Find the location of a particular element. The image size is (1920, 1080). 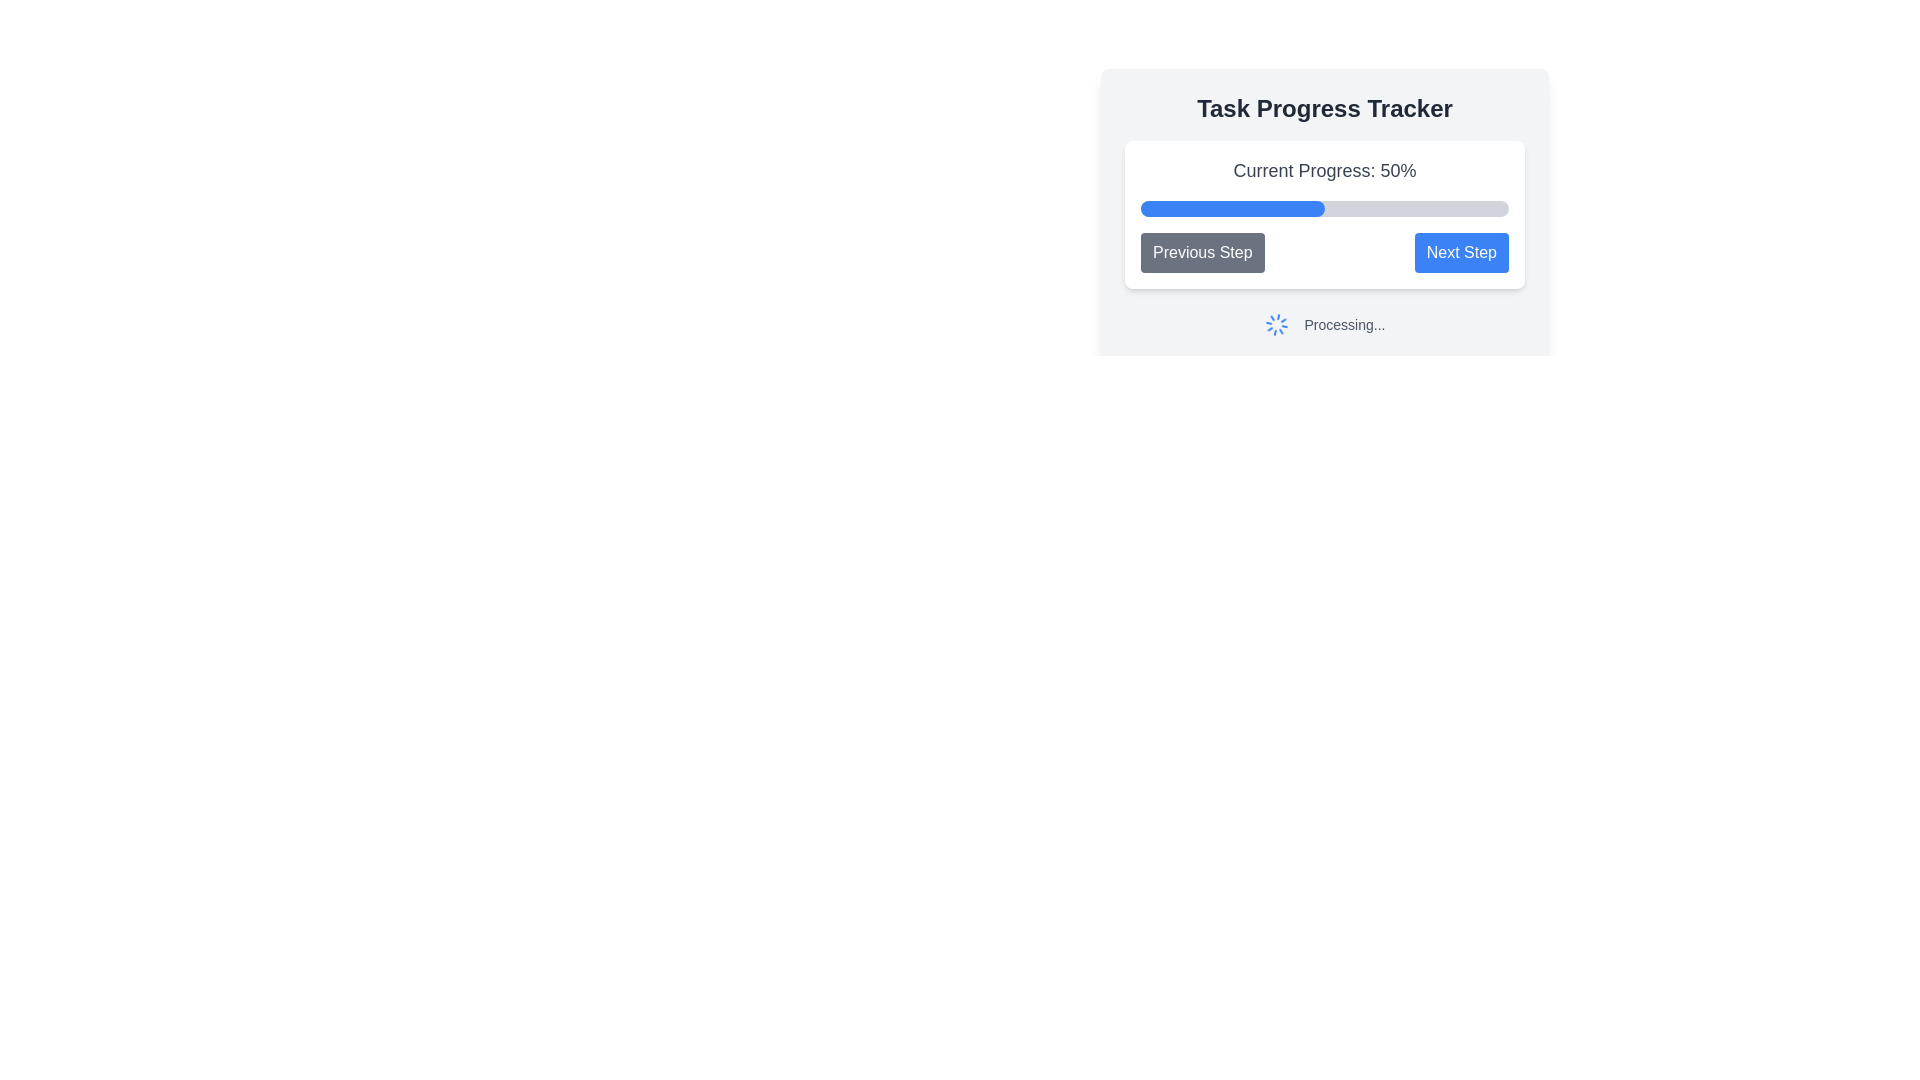

the progress bar indicator, which is a blue and gray bar indicating 50% progress, located centrally within its card, just below the 'Current Progress: 50%' text is located at coordinates (1324, 215).